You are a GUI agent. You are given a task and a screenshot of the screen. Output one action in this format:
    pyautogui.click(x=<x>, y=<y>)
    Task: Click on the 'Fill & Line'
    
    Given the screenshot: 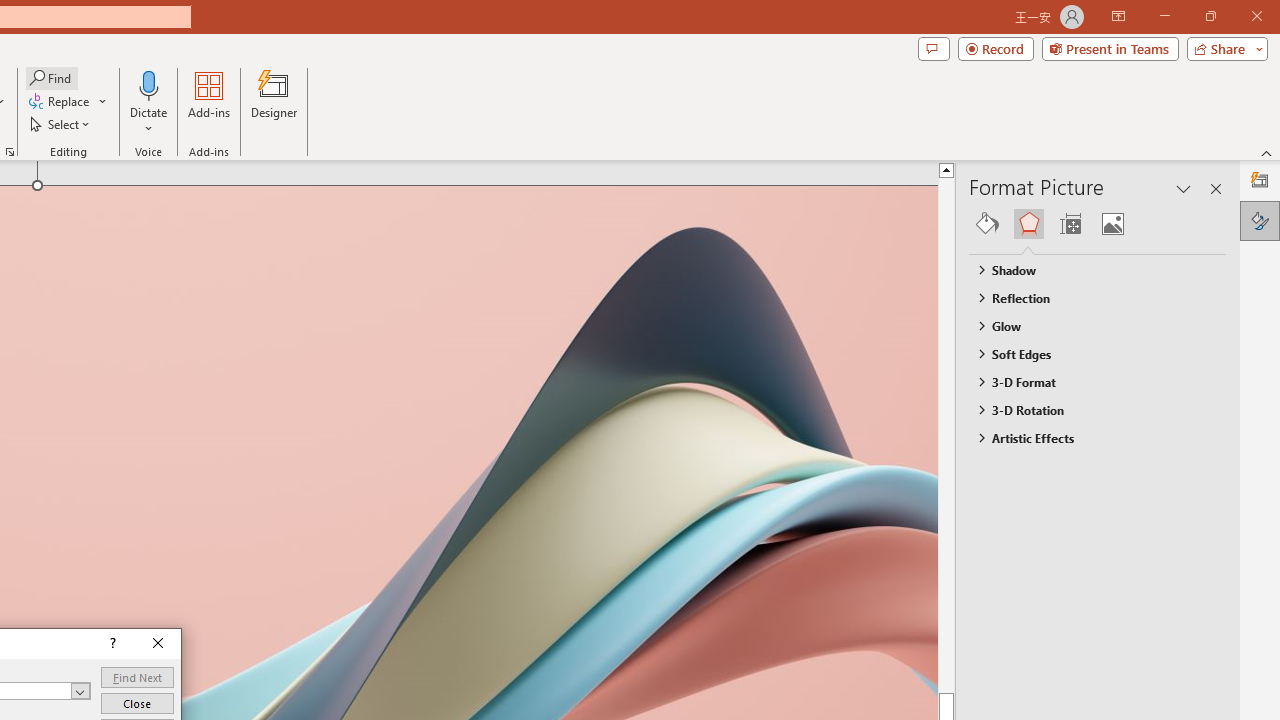 What is the action you would take?
    pyautogui.click(x=987, y=223)
    